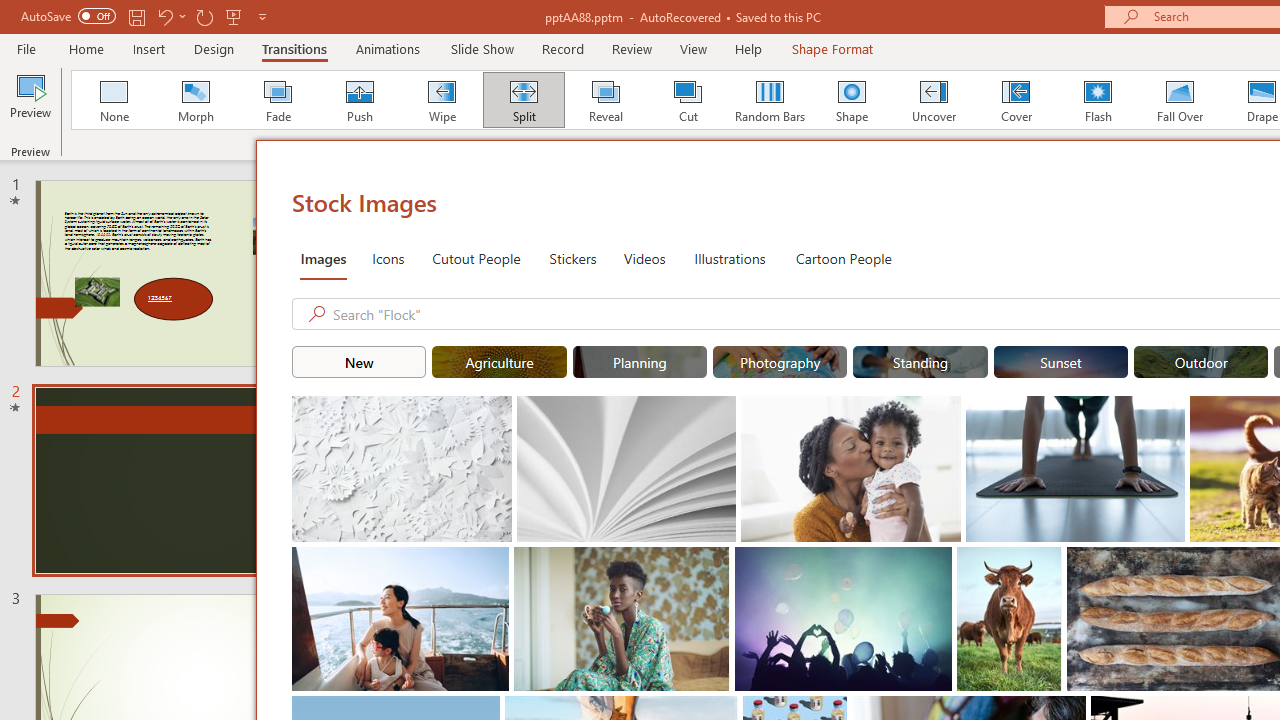 This screenshot has height=720, width=1280. I want to click on '"Standing" Stock Images.', so click(919, 362).